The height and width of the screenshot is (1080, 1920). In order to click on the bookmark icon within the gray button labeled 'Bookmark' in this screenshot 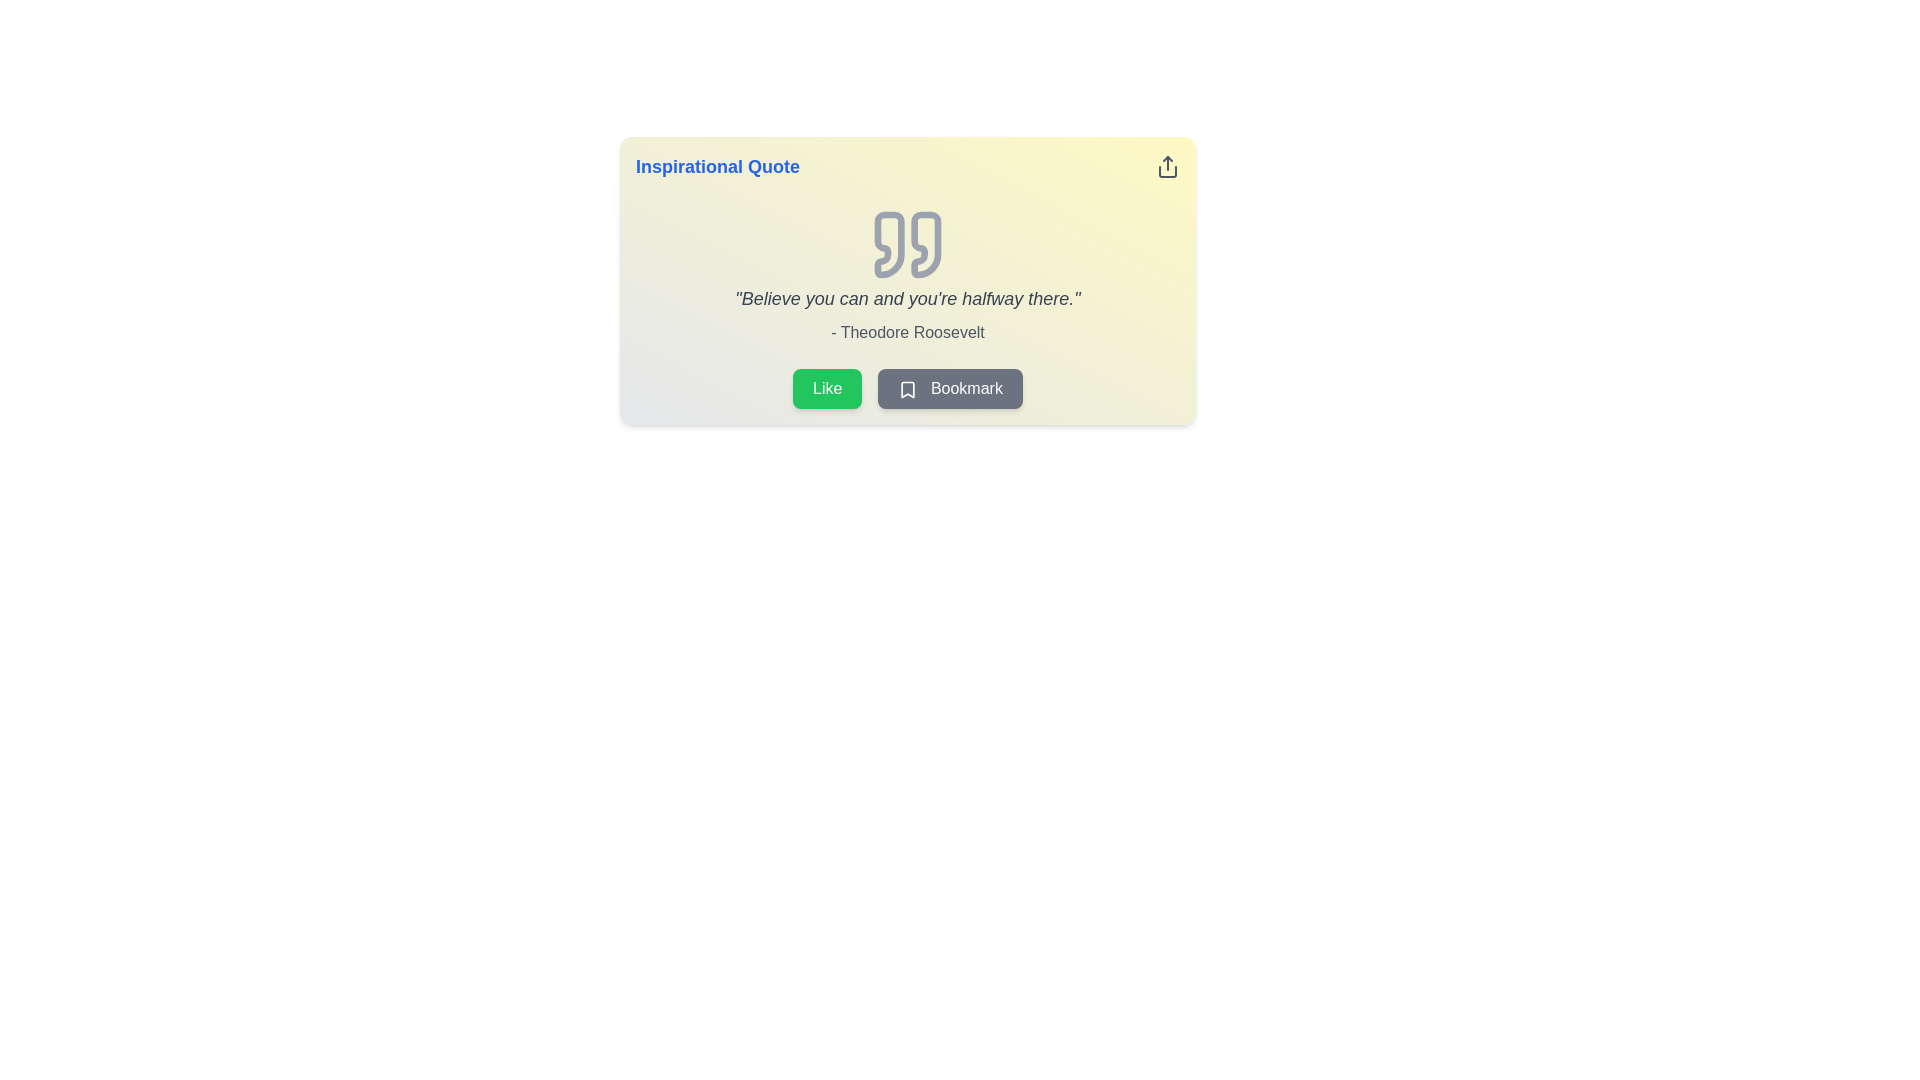, I will do `click(907, 389)`.